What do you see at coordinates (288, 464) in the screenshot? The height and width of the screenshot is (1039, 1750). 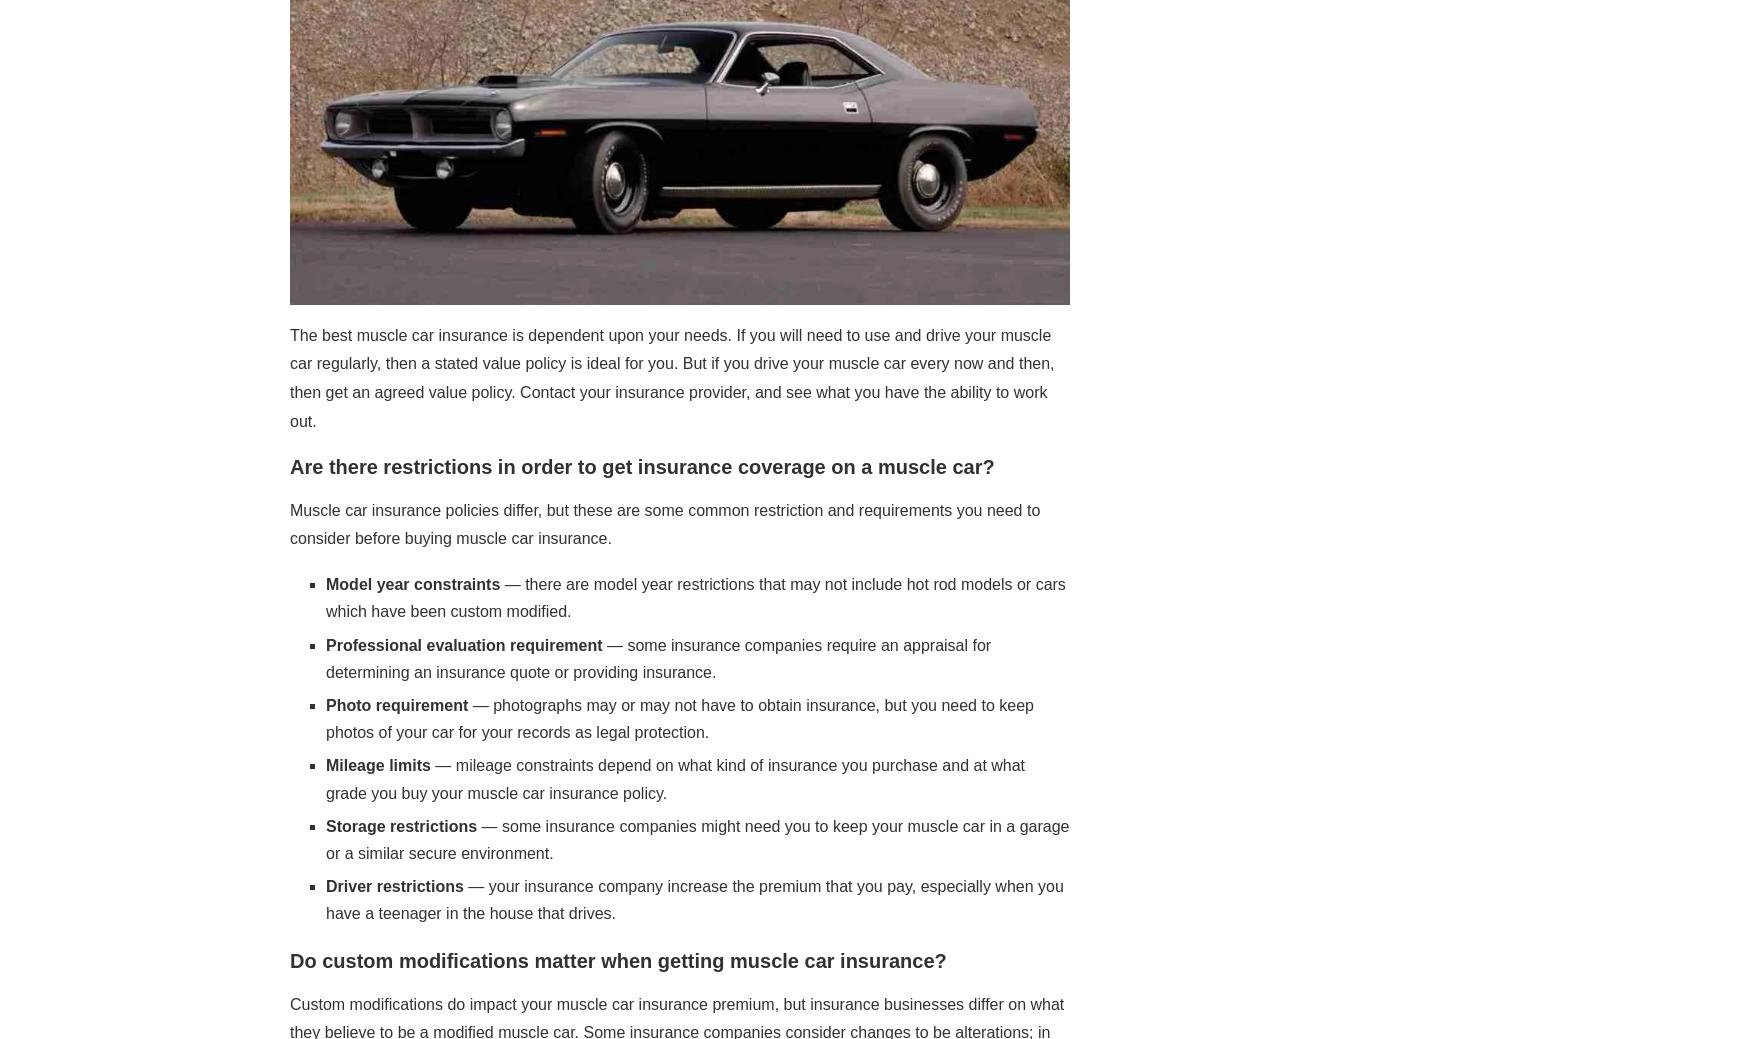 I see `'Are there restrictions in order to get insurance coverage on a muscle car?'` at bounding box center [288, 464].